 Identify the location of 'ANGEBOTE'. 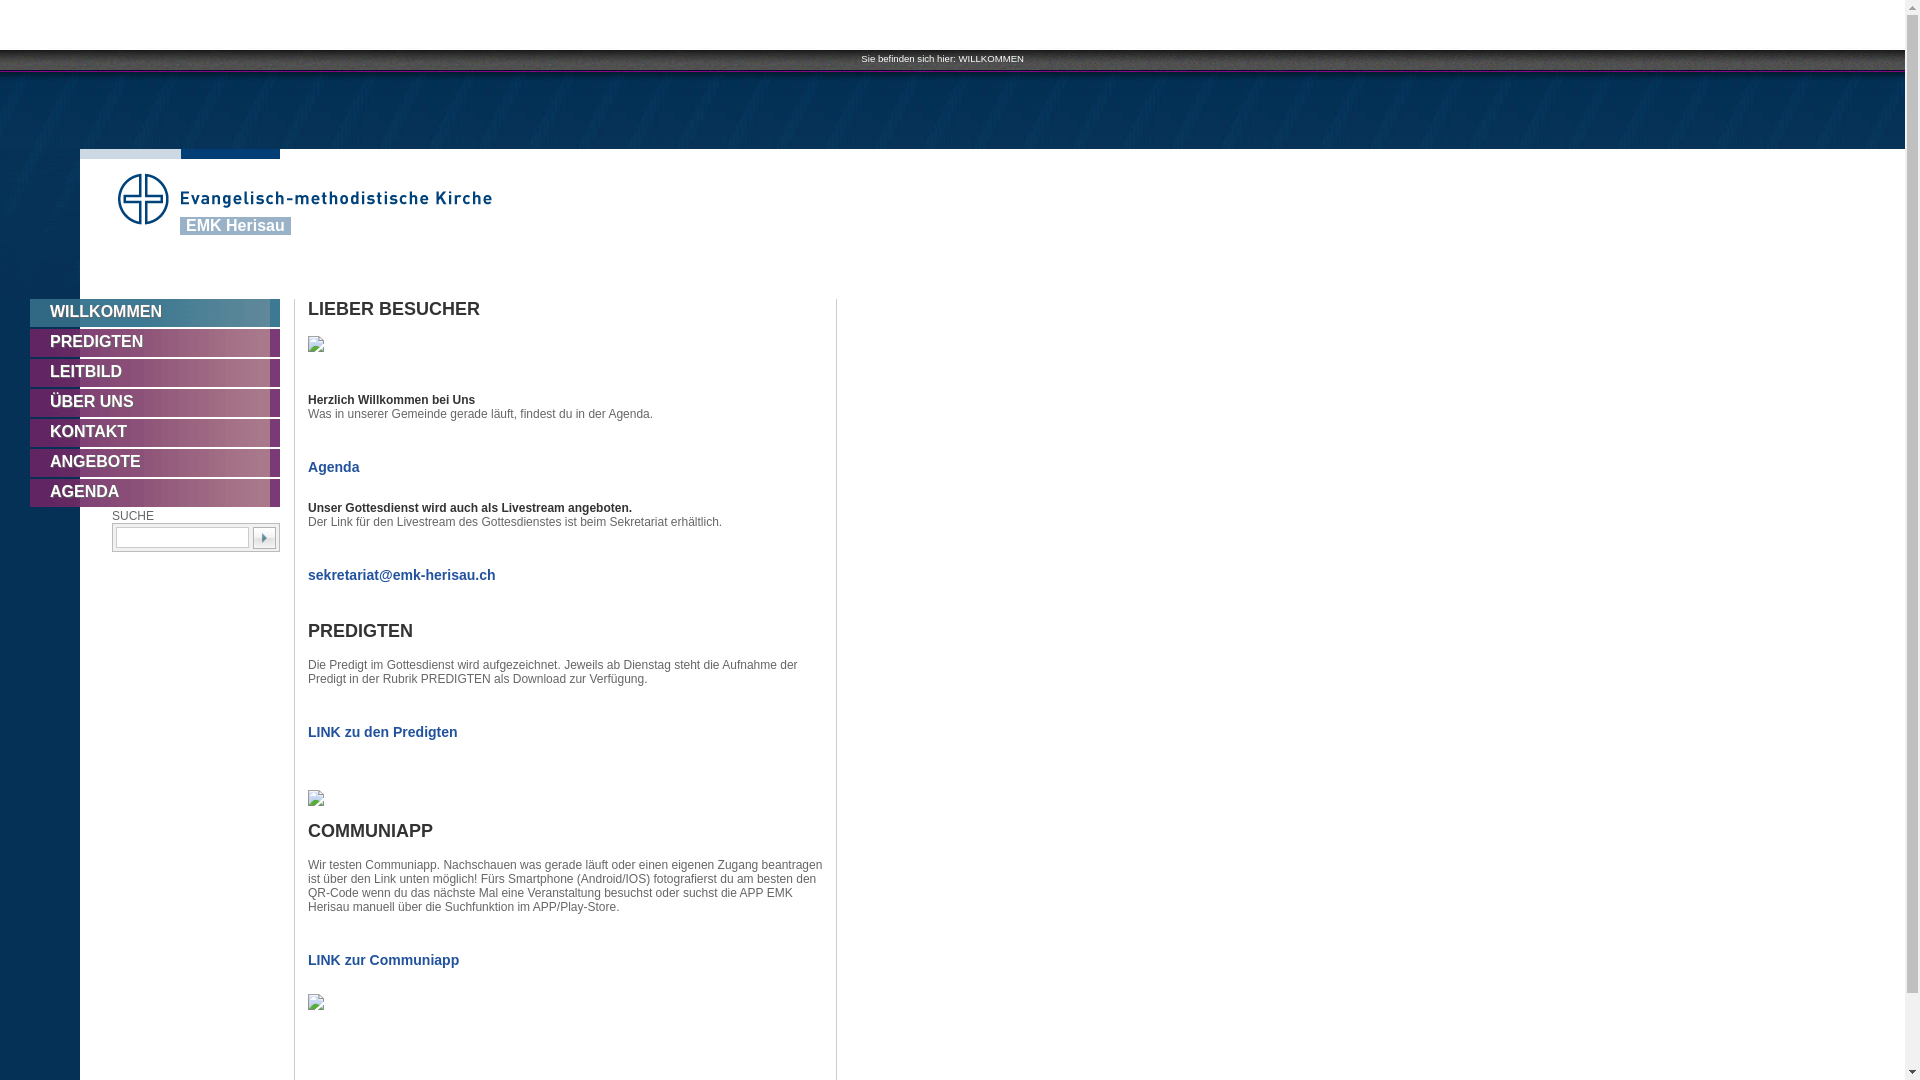
(29, 462).